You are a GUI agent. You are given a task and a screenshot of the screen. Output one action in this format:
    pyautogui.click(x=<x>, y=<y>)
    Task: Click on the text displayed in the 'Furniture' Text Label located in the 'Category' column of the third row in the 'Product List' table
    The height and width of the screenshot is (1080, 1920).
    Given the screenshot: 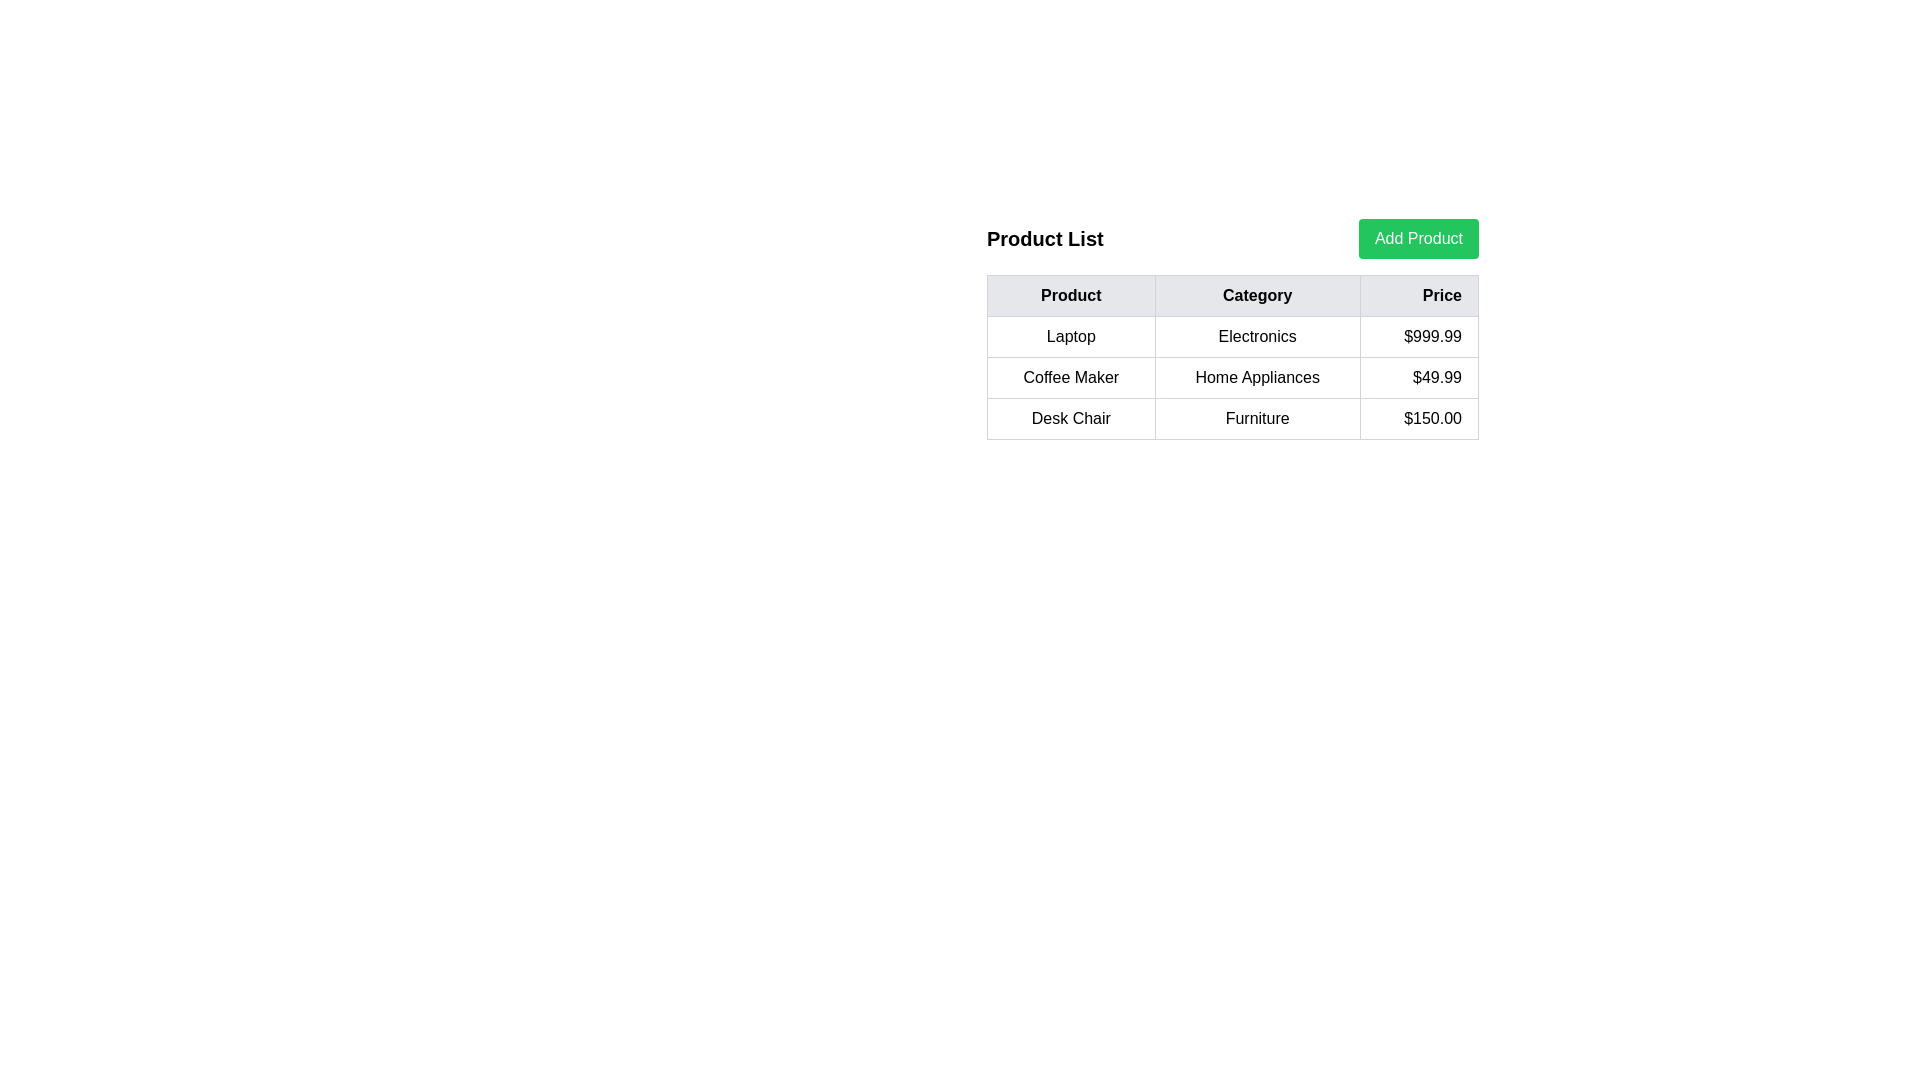 What is the action you would take?
    pyautogui.click(x=1256, y=418)
    